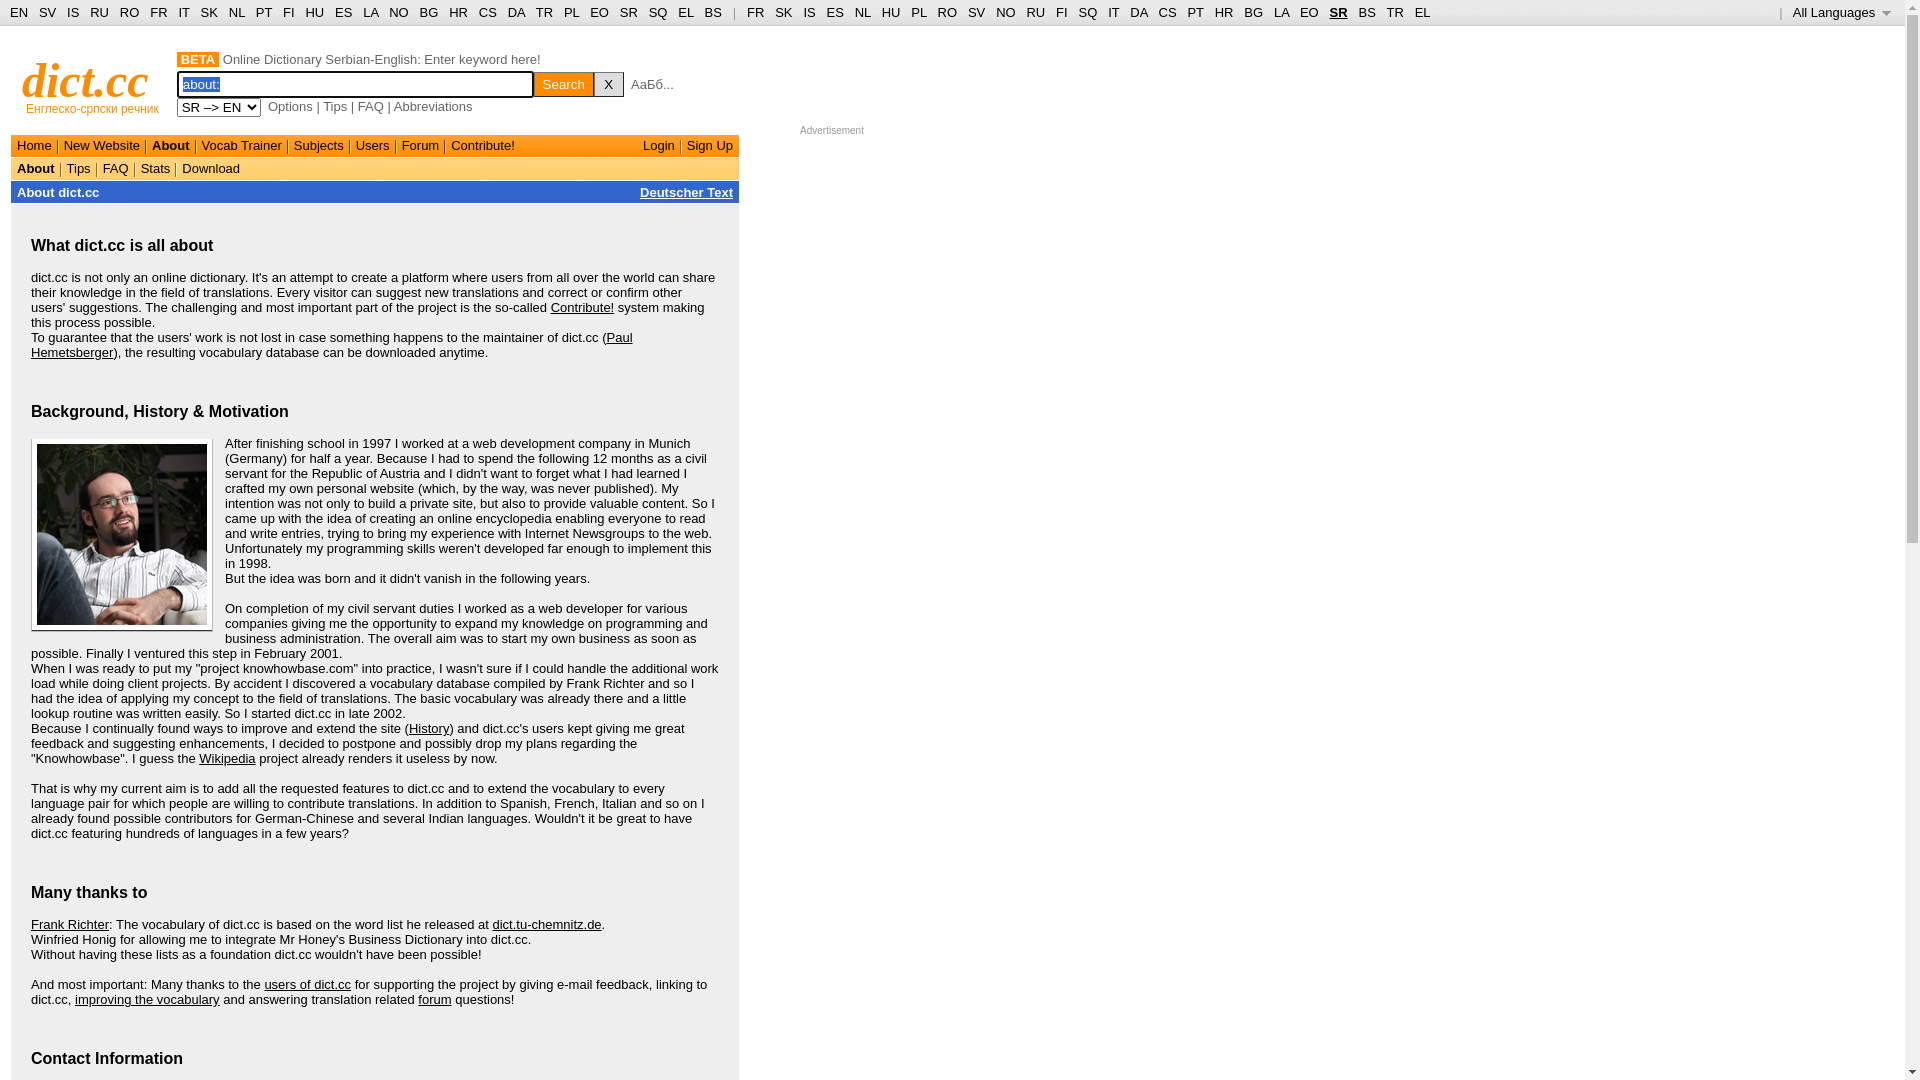 The height and width of the screenshot is (1080, 1920). I want to click on 'CS', so click(478, 12).